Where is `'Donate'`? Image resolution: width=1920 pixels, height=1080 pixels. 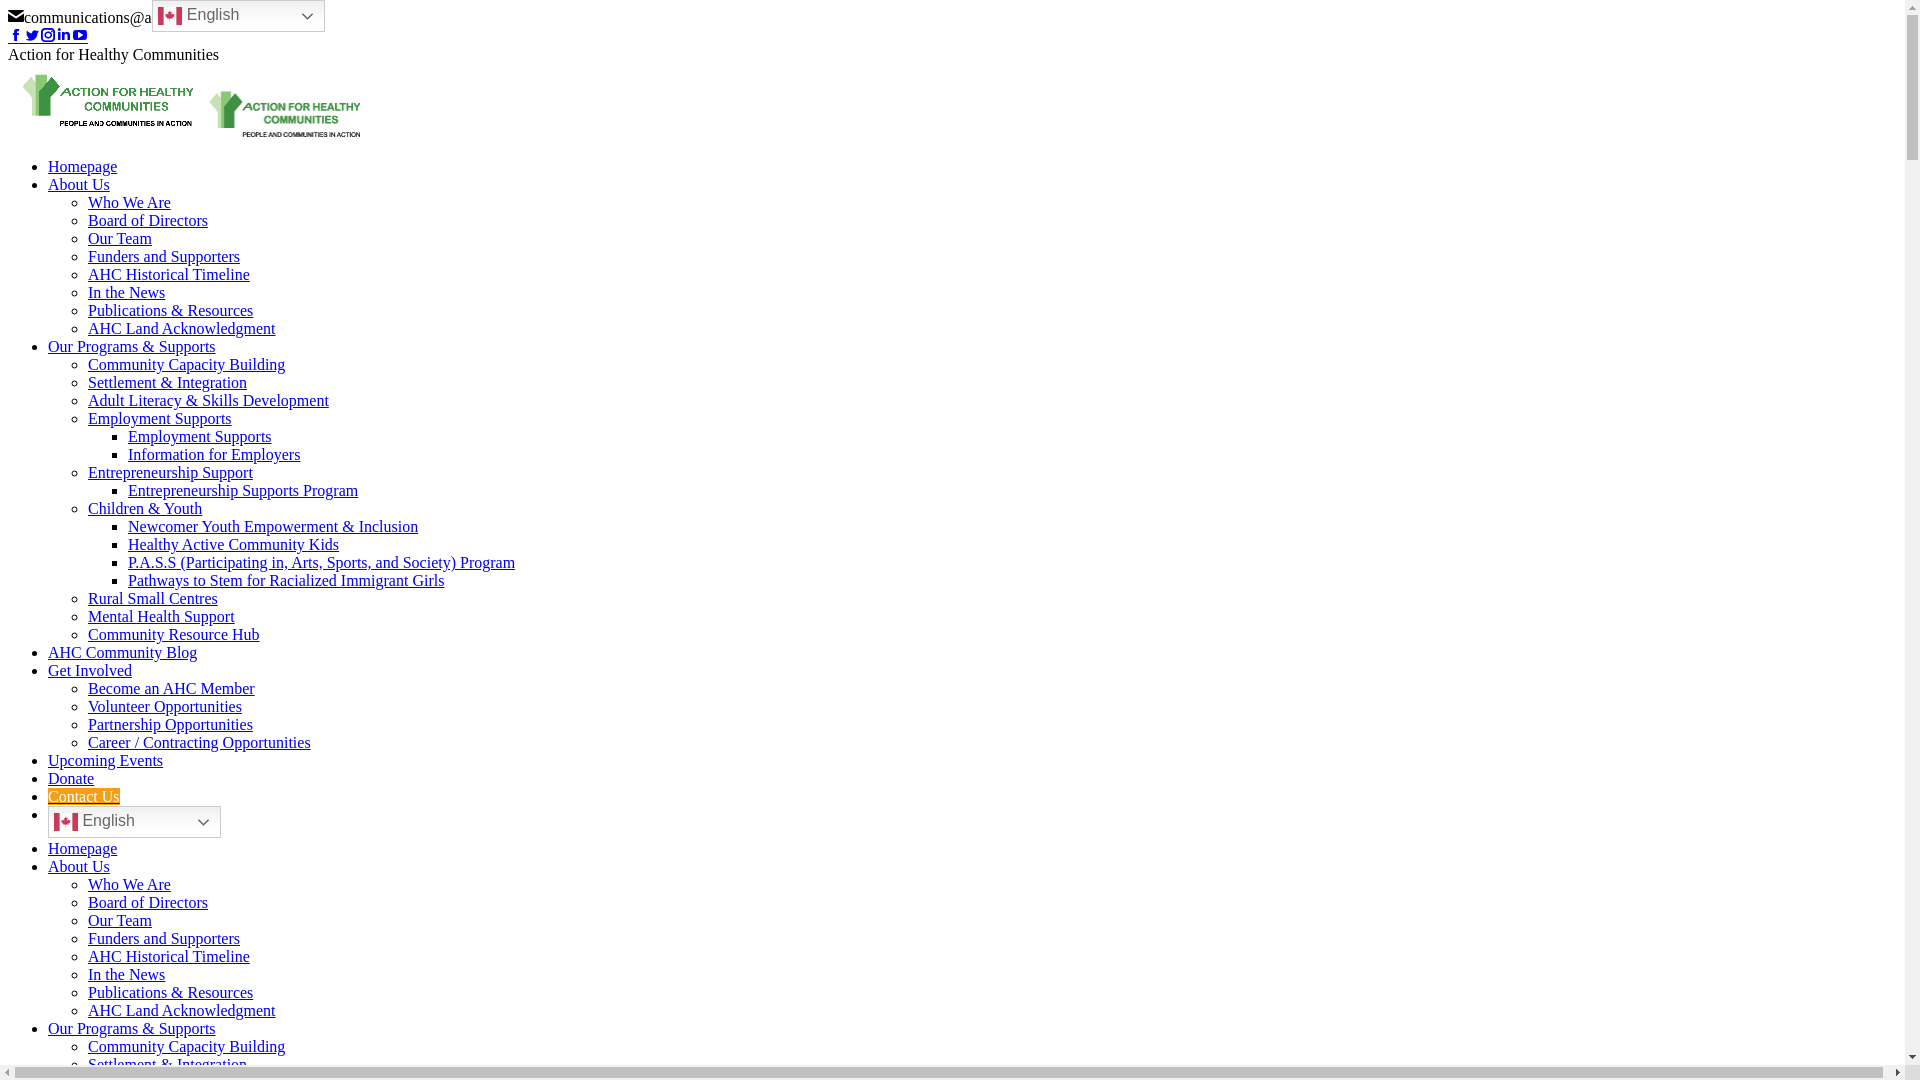
'Donate' is located at coordinates (71, 777).